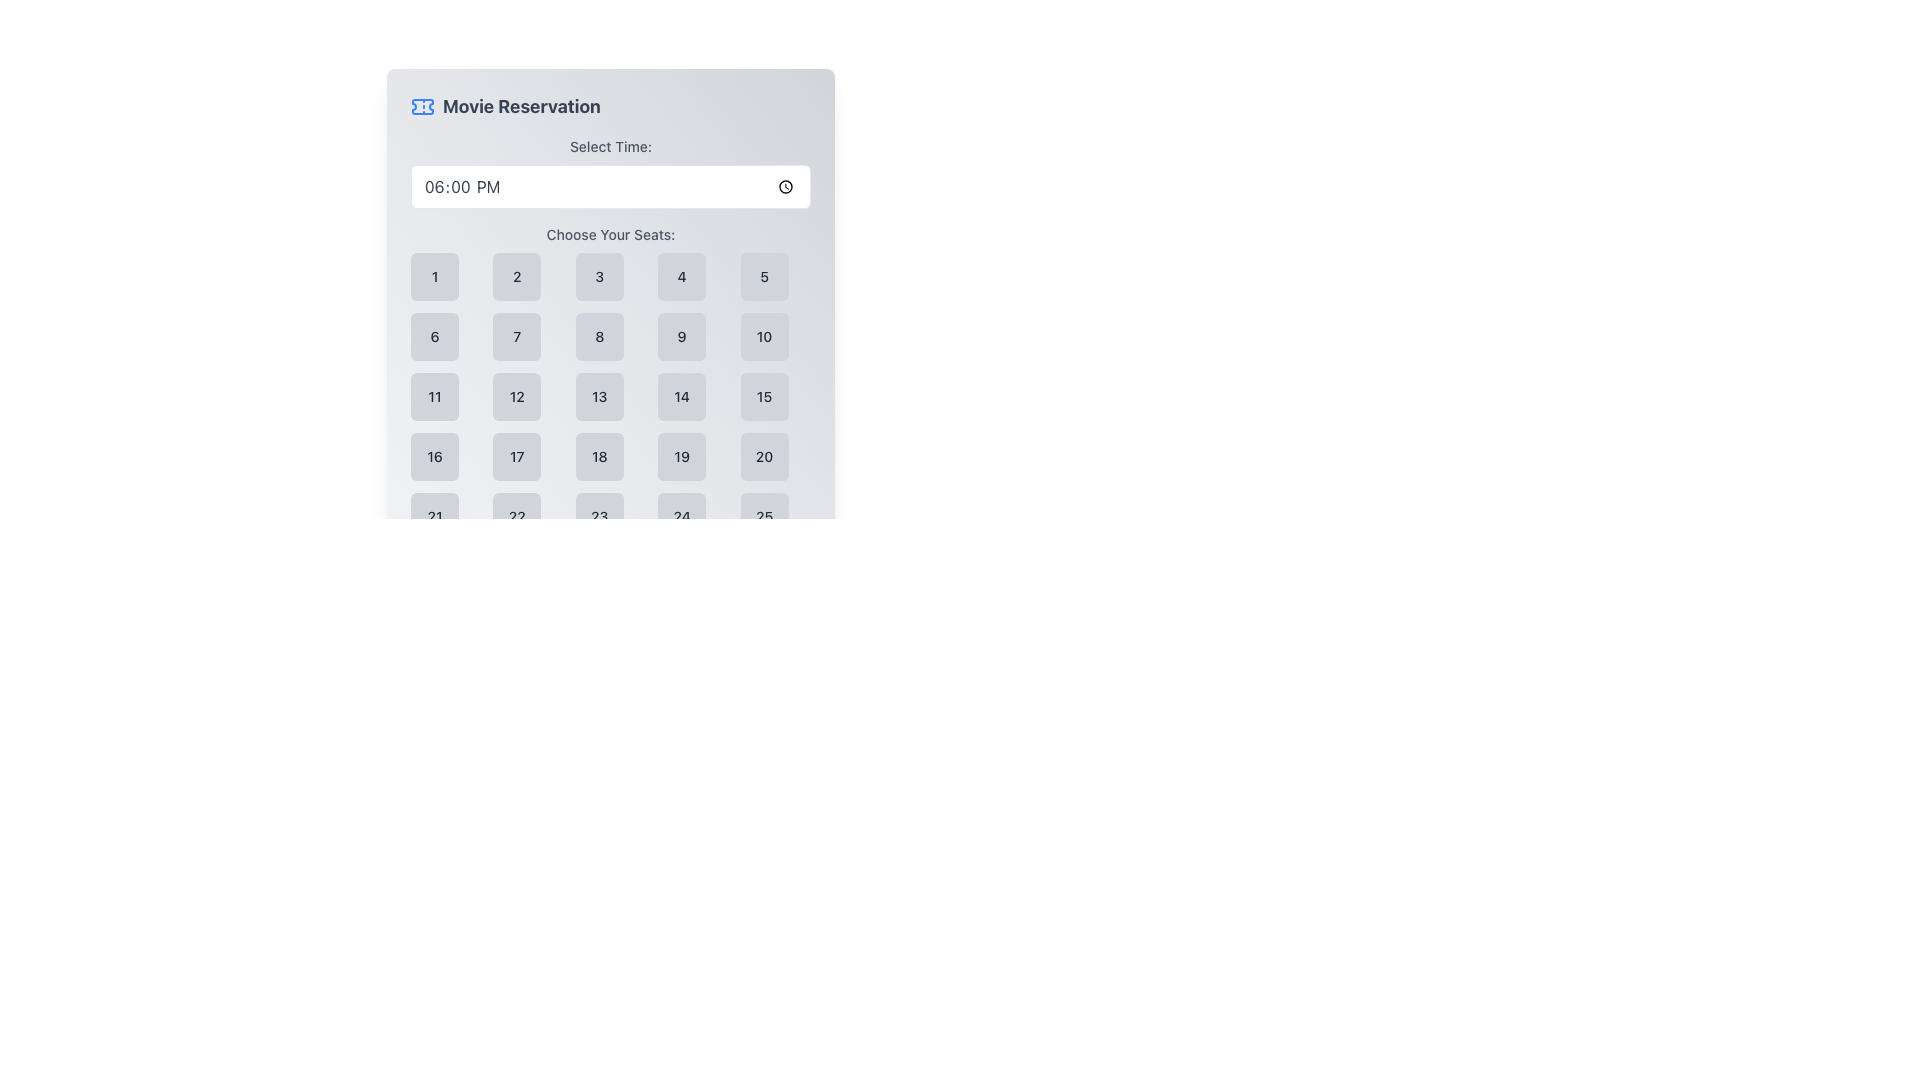  Describe the element at coordinates (609, 382) in the screenshot. I see `the button representing seat number '13' in the movie booking interface` at that location.